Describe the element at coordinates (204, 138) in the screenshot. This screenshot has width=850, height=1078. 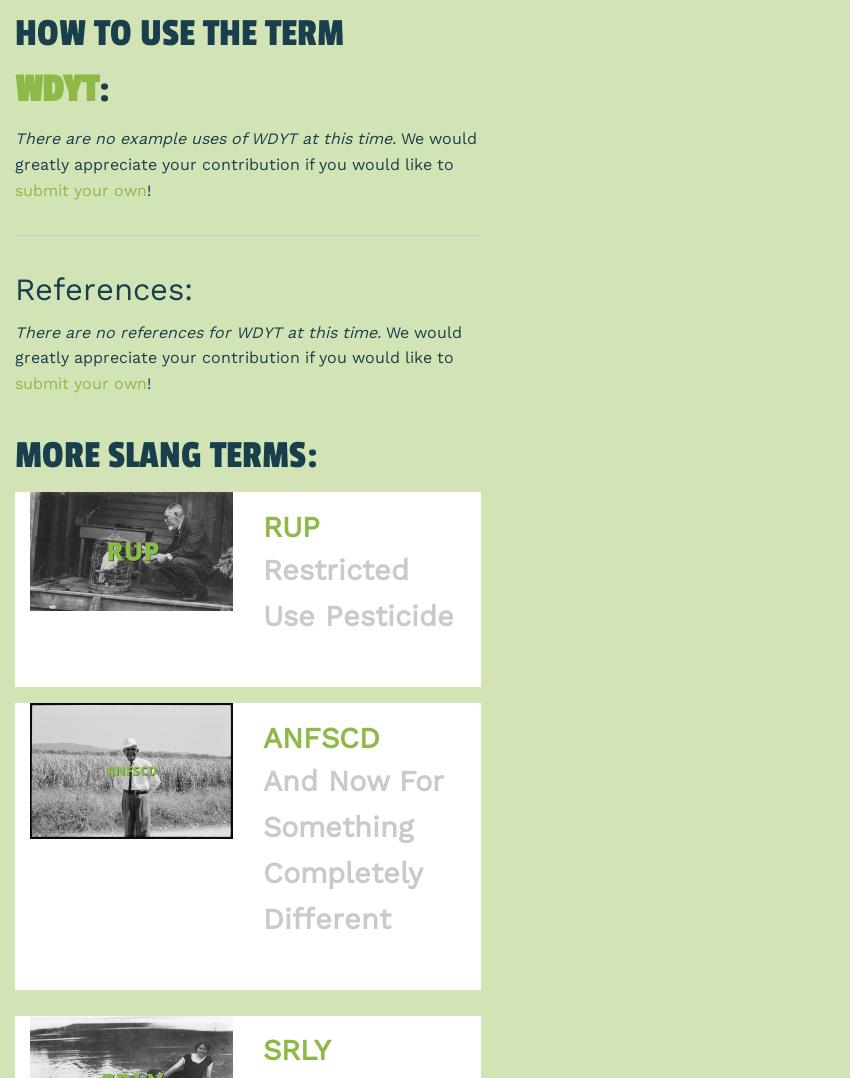
I see `'There are no example uses of WDYT at this time.'` at that location.